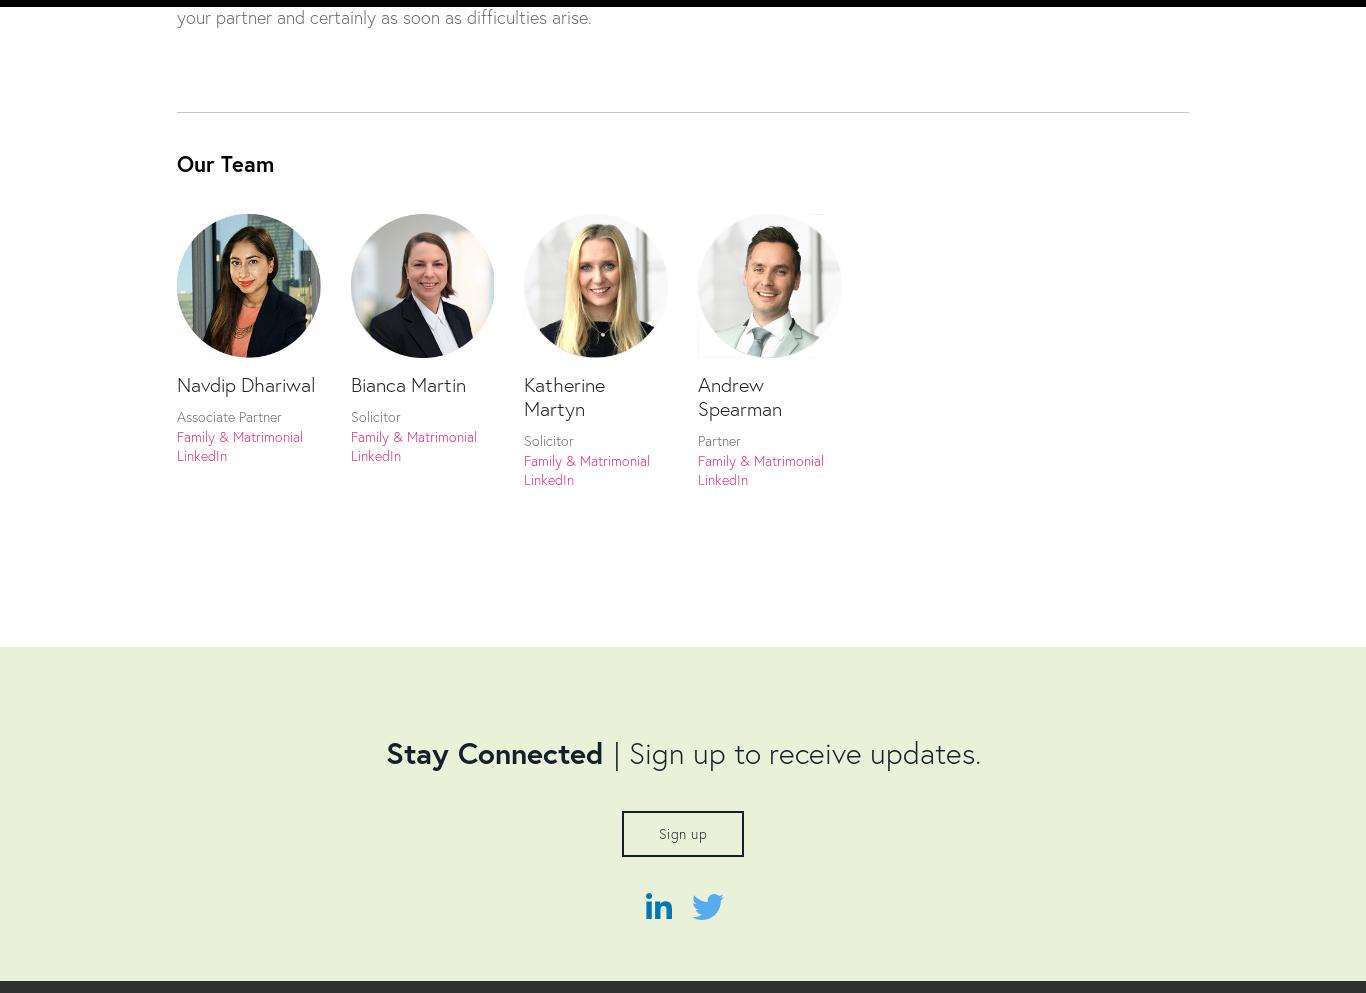  Describe the element at coordinates (229, 414) in the screenshot. I see `'Associate Partner'` at that location.